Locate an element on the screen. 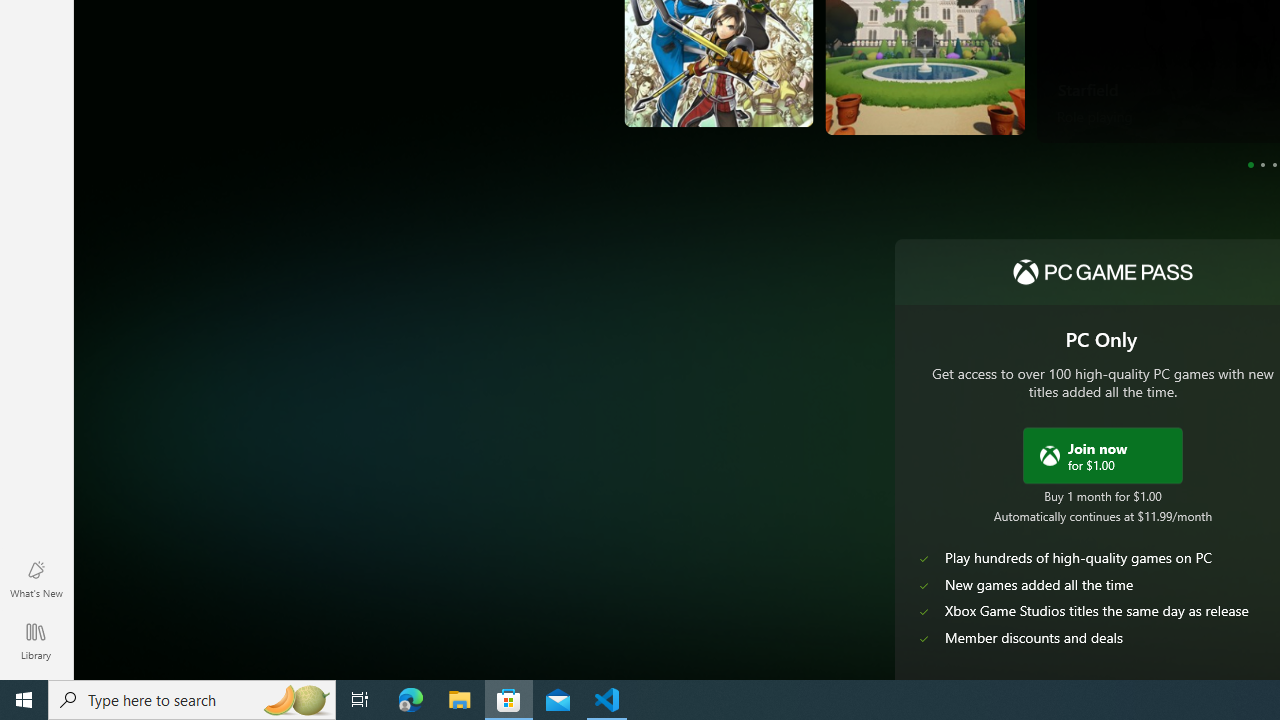  'PC Game Pass logo' is located at coordinates (1101, 272).